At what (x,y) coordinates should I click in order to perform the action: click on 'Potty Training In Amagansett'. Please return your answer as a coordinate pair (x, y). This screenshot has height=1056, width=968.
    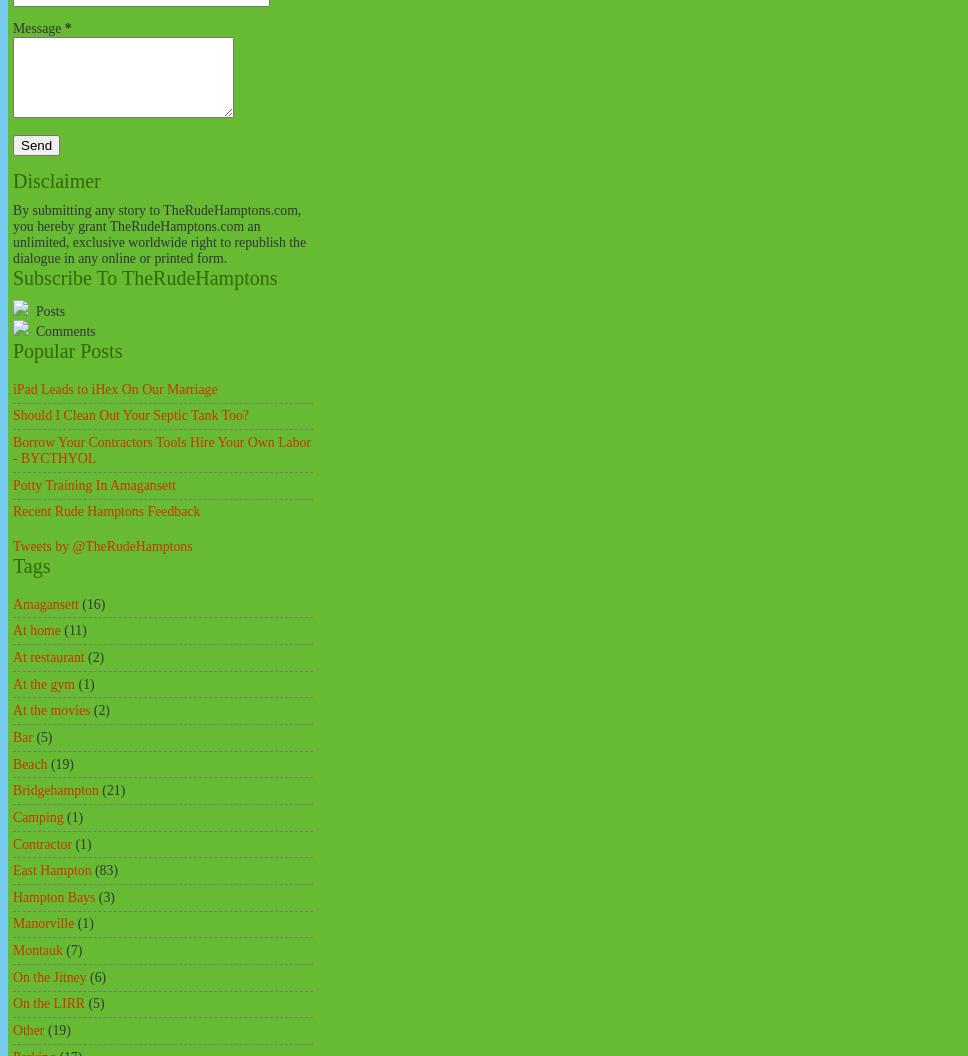
    Looking at the image, I should click on (12, 483).